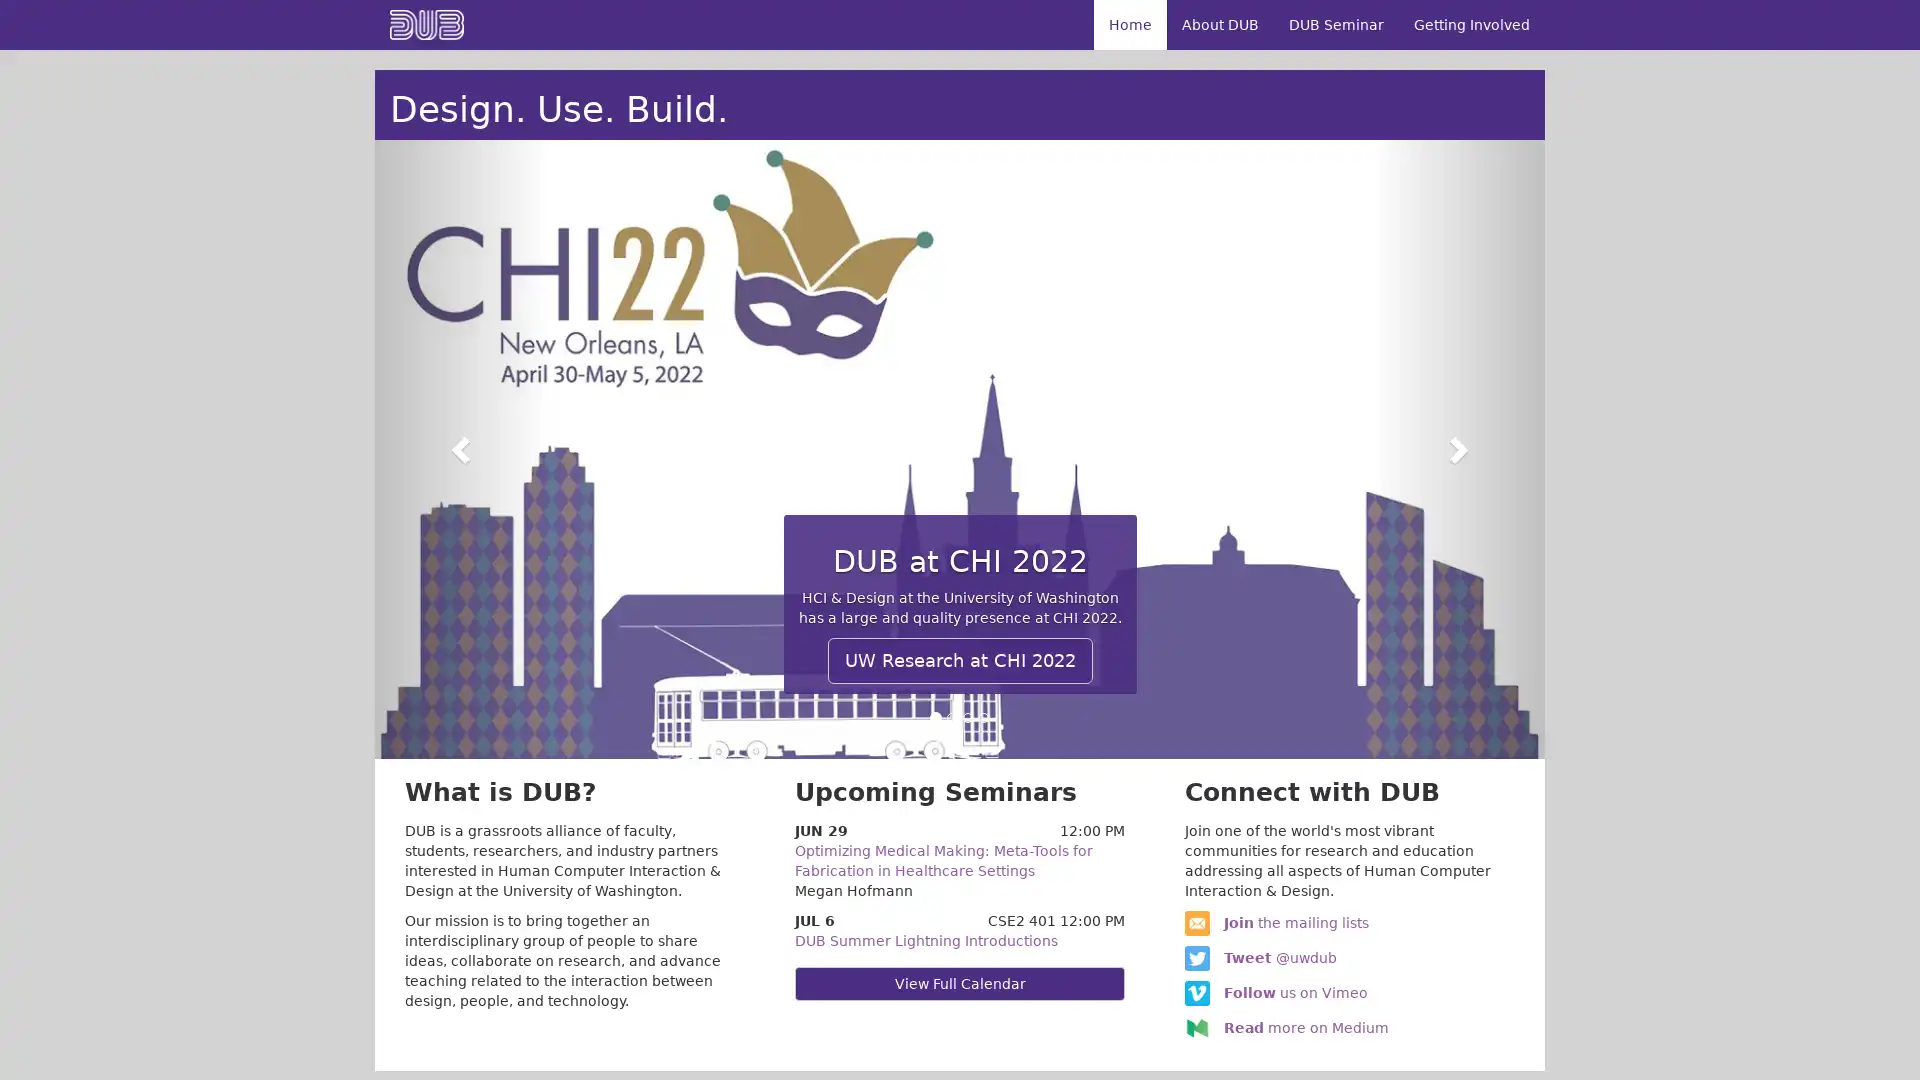 Image resolution: width=1920 pixels, height=1080 pixels. Describe the element at coordinates (1457, 447) in the screenshot. I see `Next` at that location.